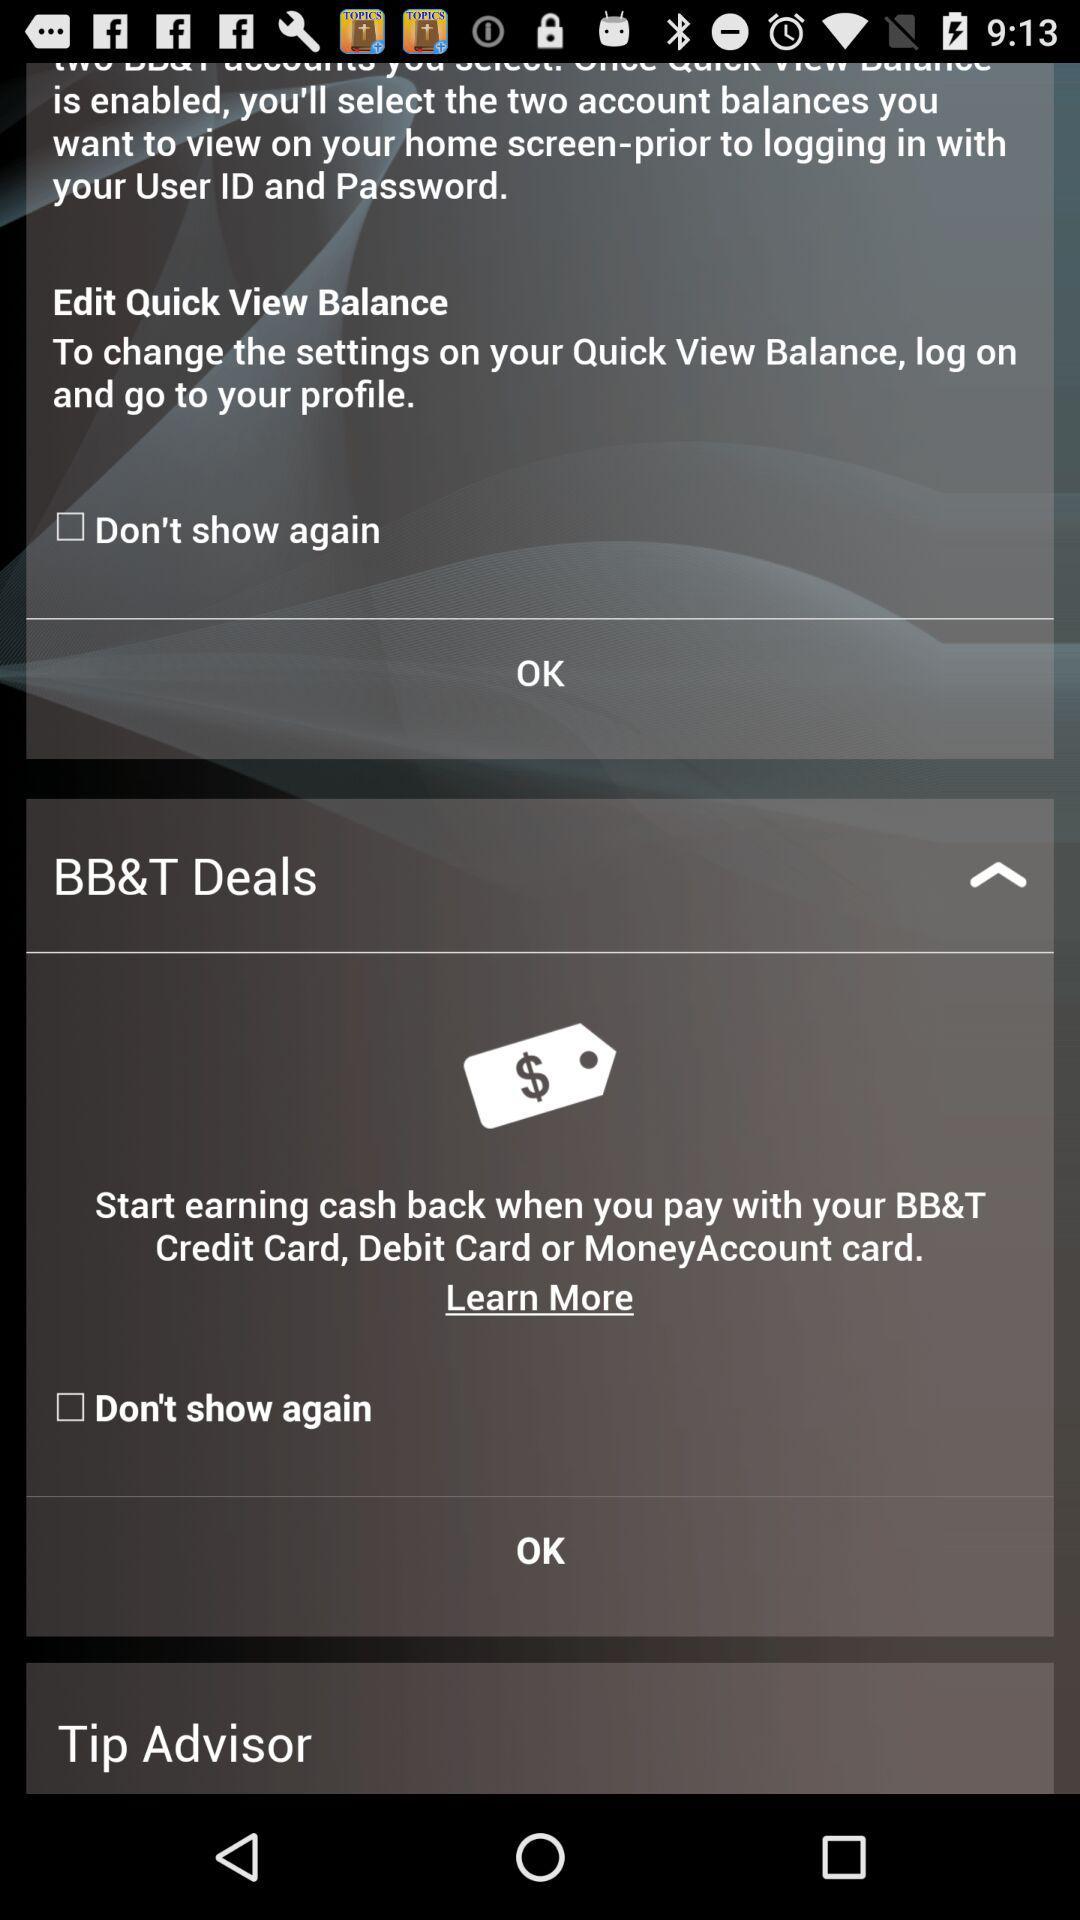 This screenshot has width=1080, height=1920. I want to click on learn more item, so click(538, 1296).